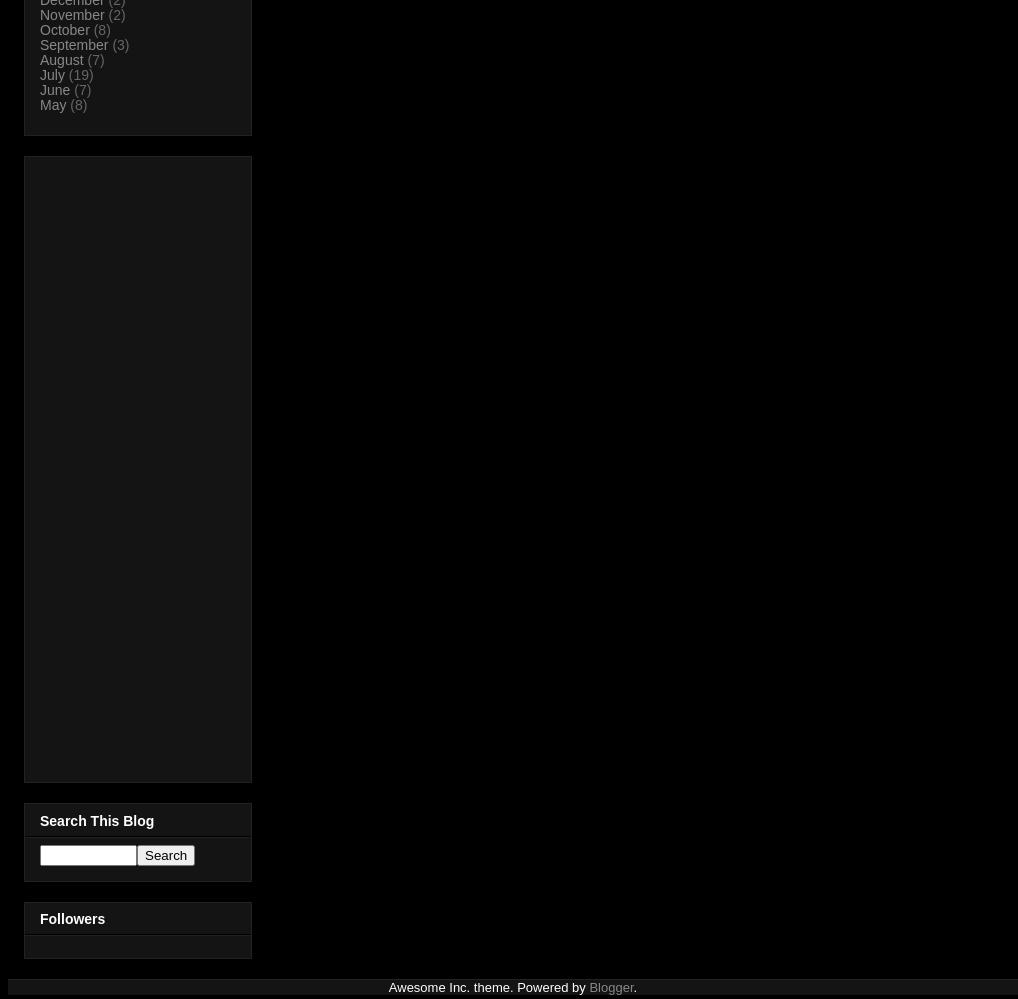 This screenshot has width=1018, height=999. Describe the element at coordinates (39, 44) in the screenshot. I see `'September'` at that location.